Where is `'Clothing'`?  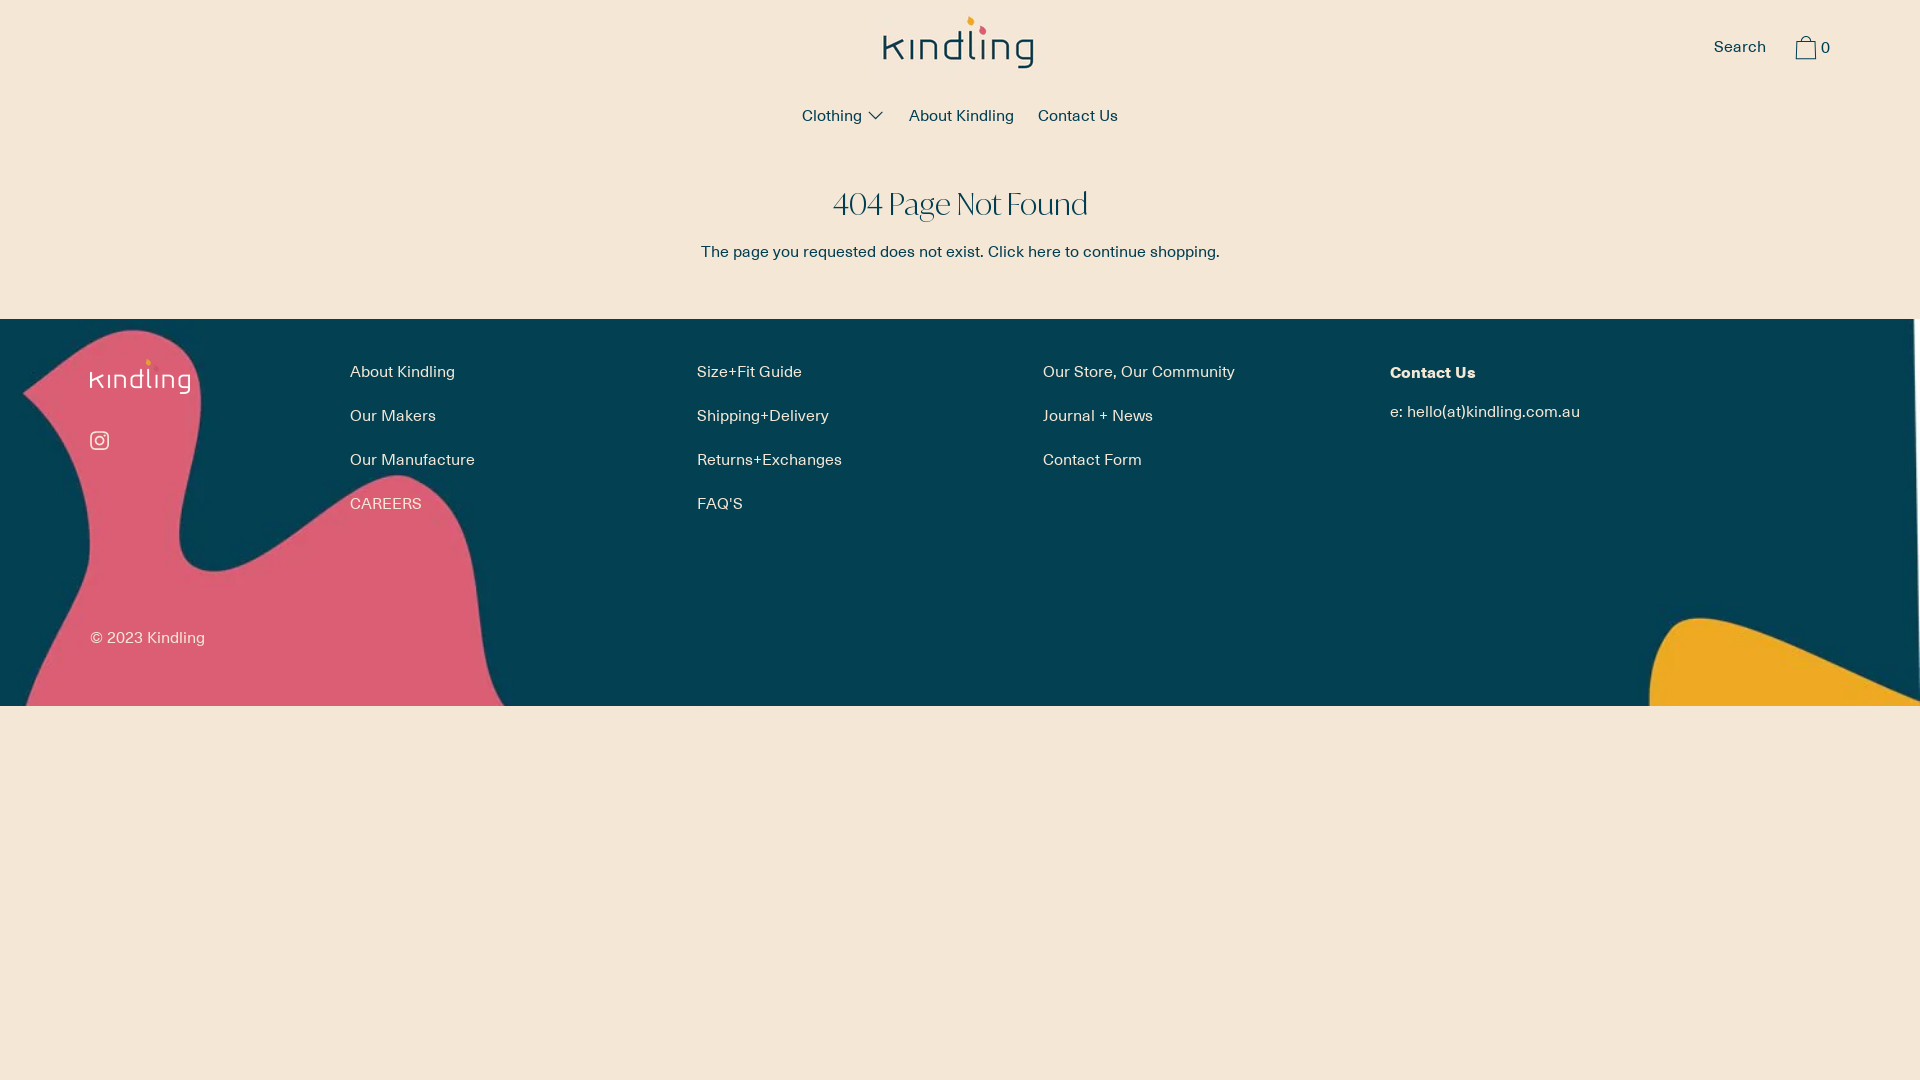
'Clothing' is located at coordinates (843, 118).